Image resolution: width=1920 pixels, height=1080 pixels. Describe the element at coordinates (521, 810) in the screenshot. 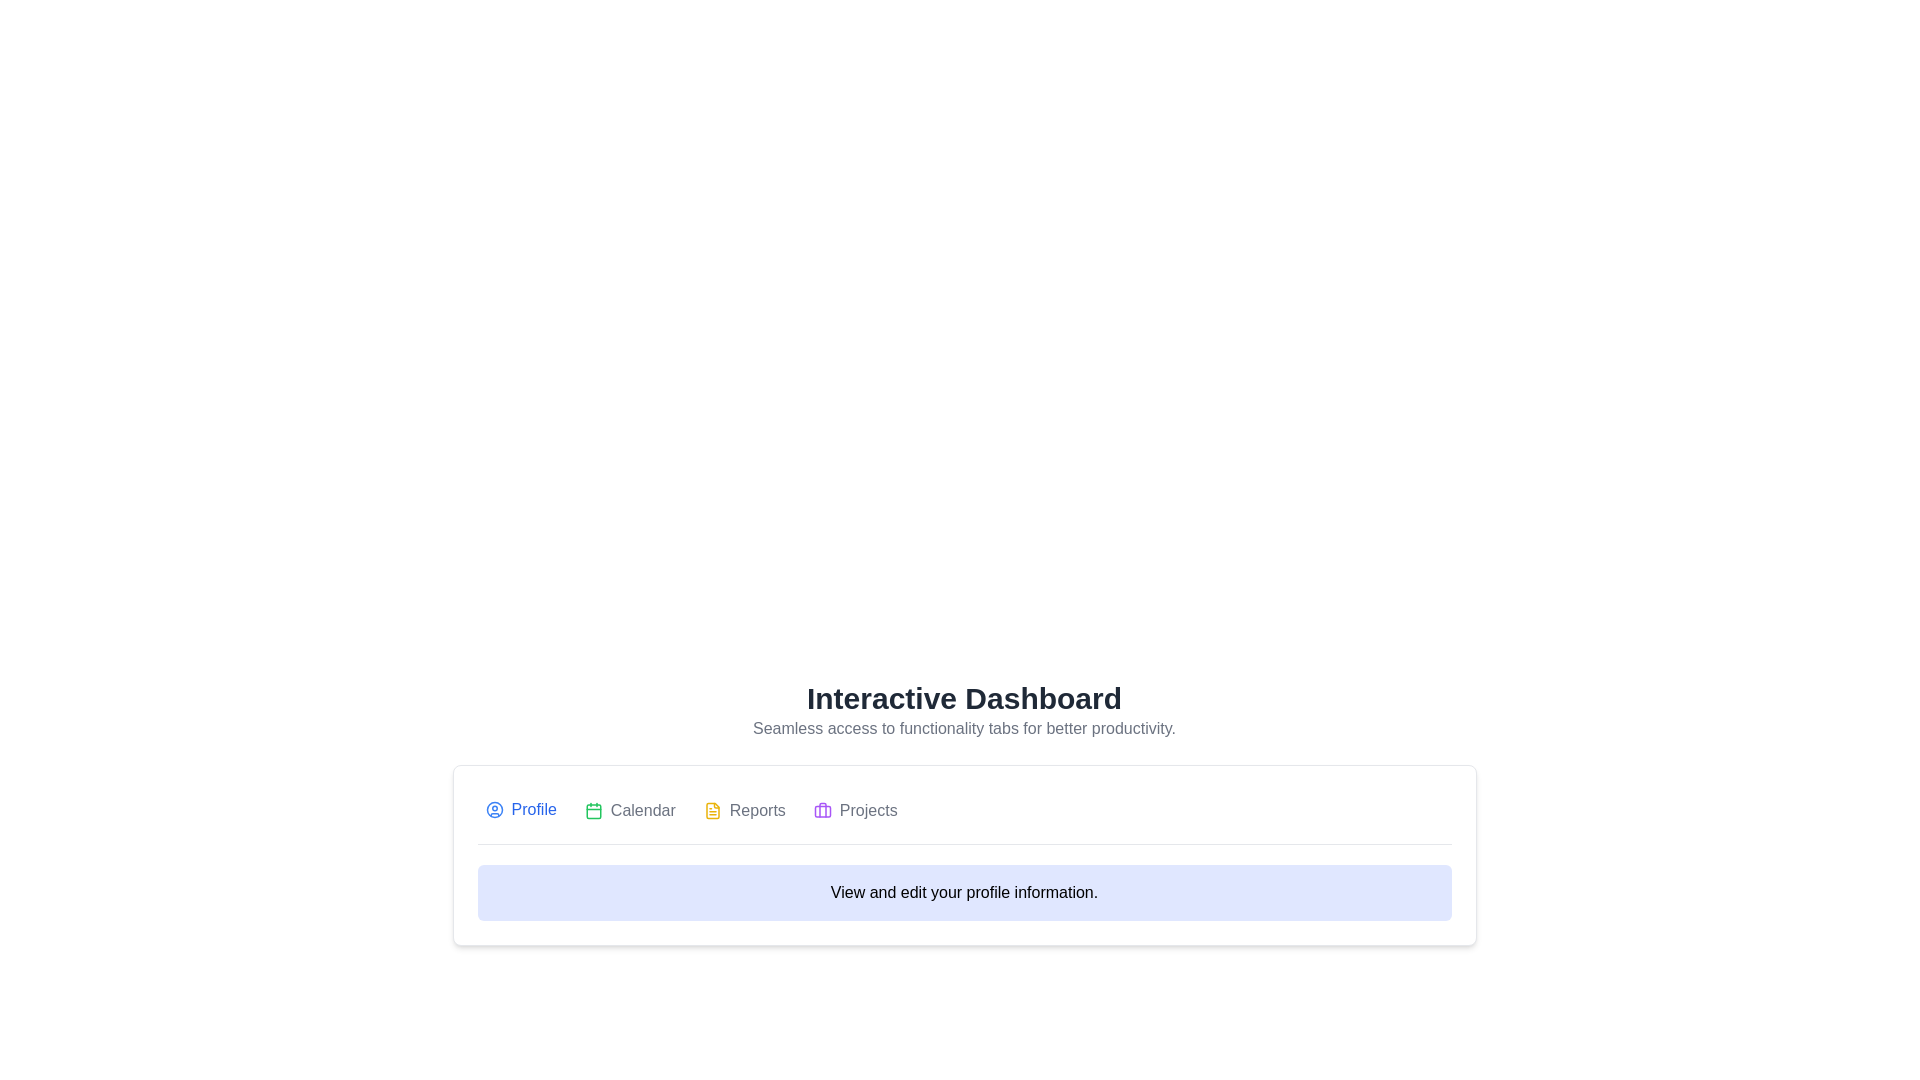

I see `the blue 'Profile' button with a user silhouette icon` at that location.